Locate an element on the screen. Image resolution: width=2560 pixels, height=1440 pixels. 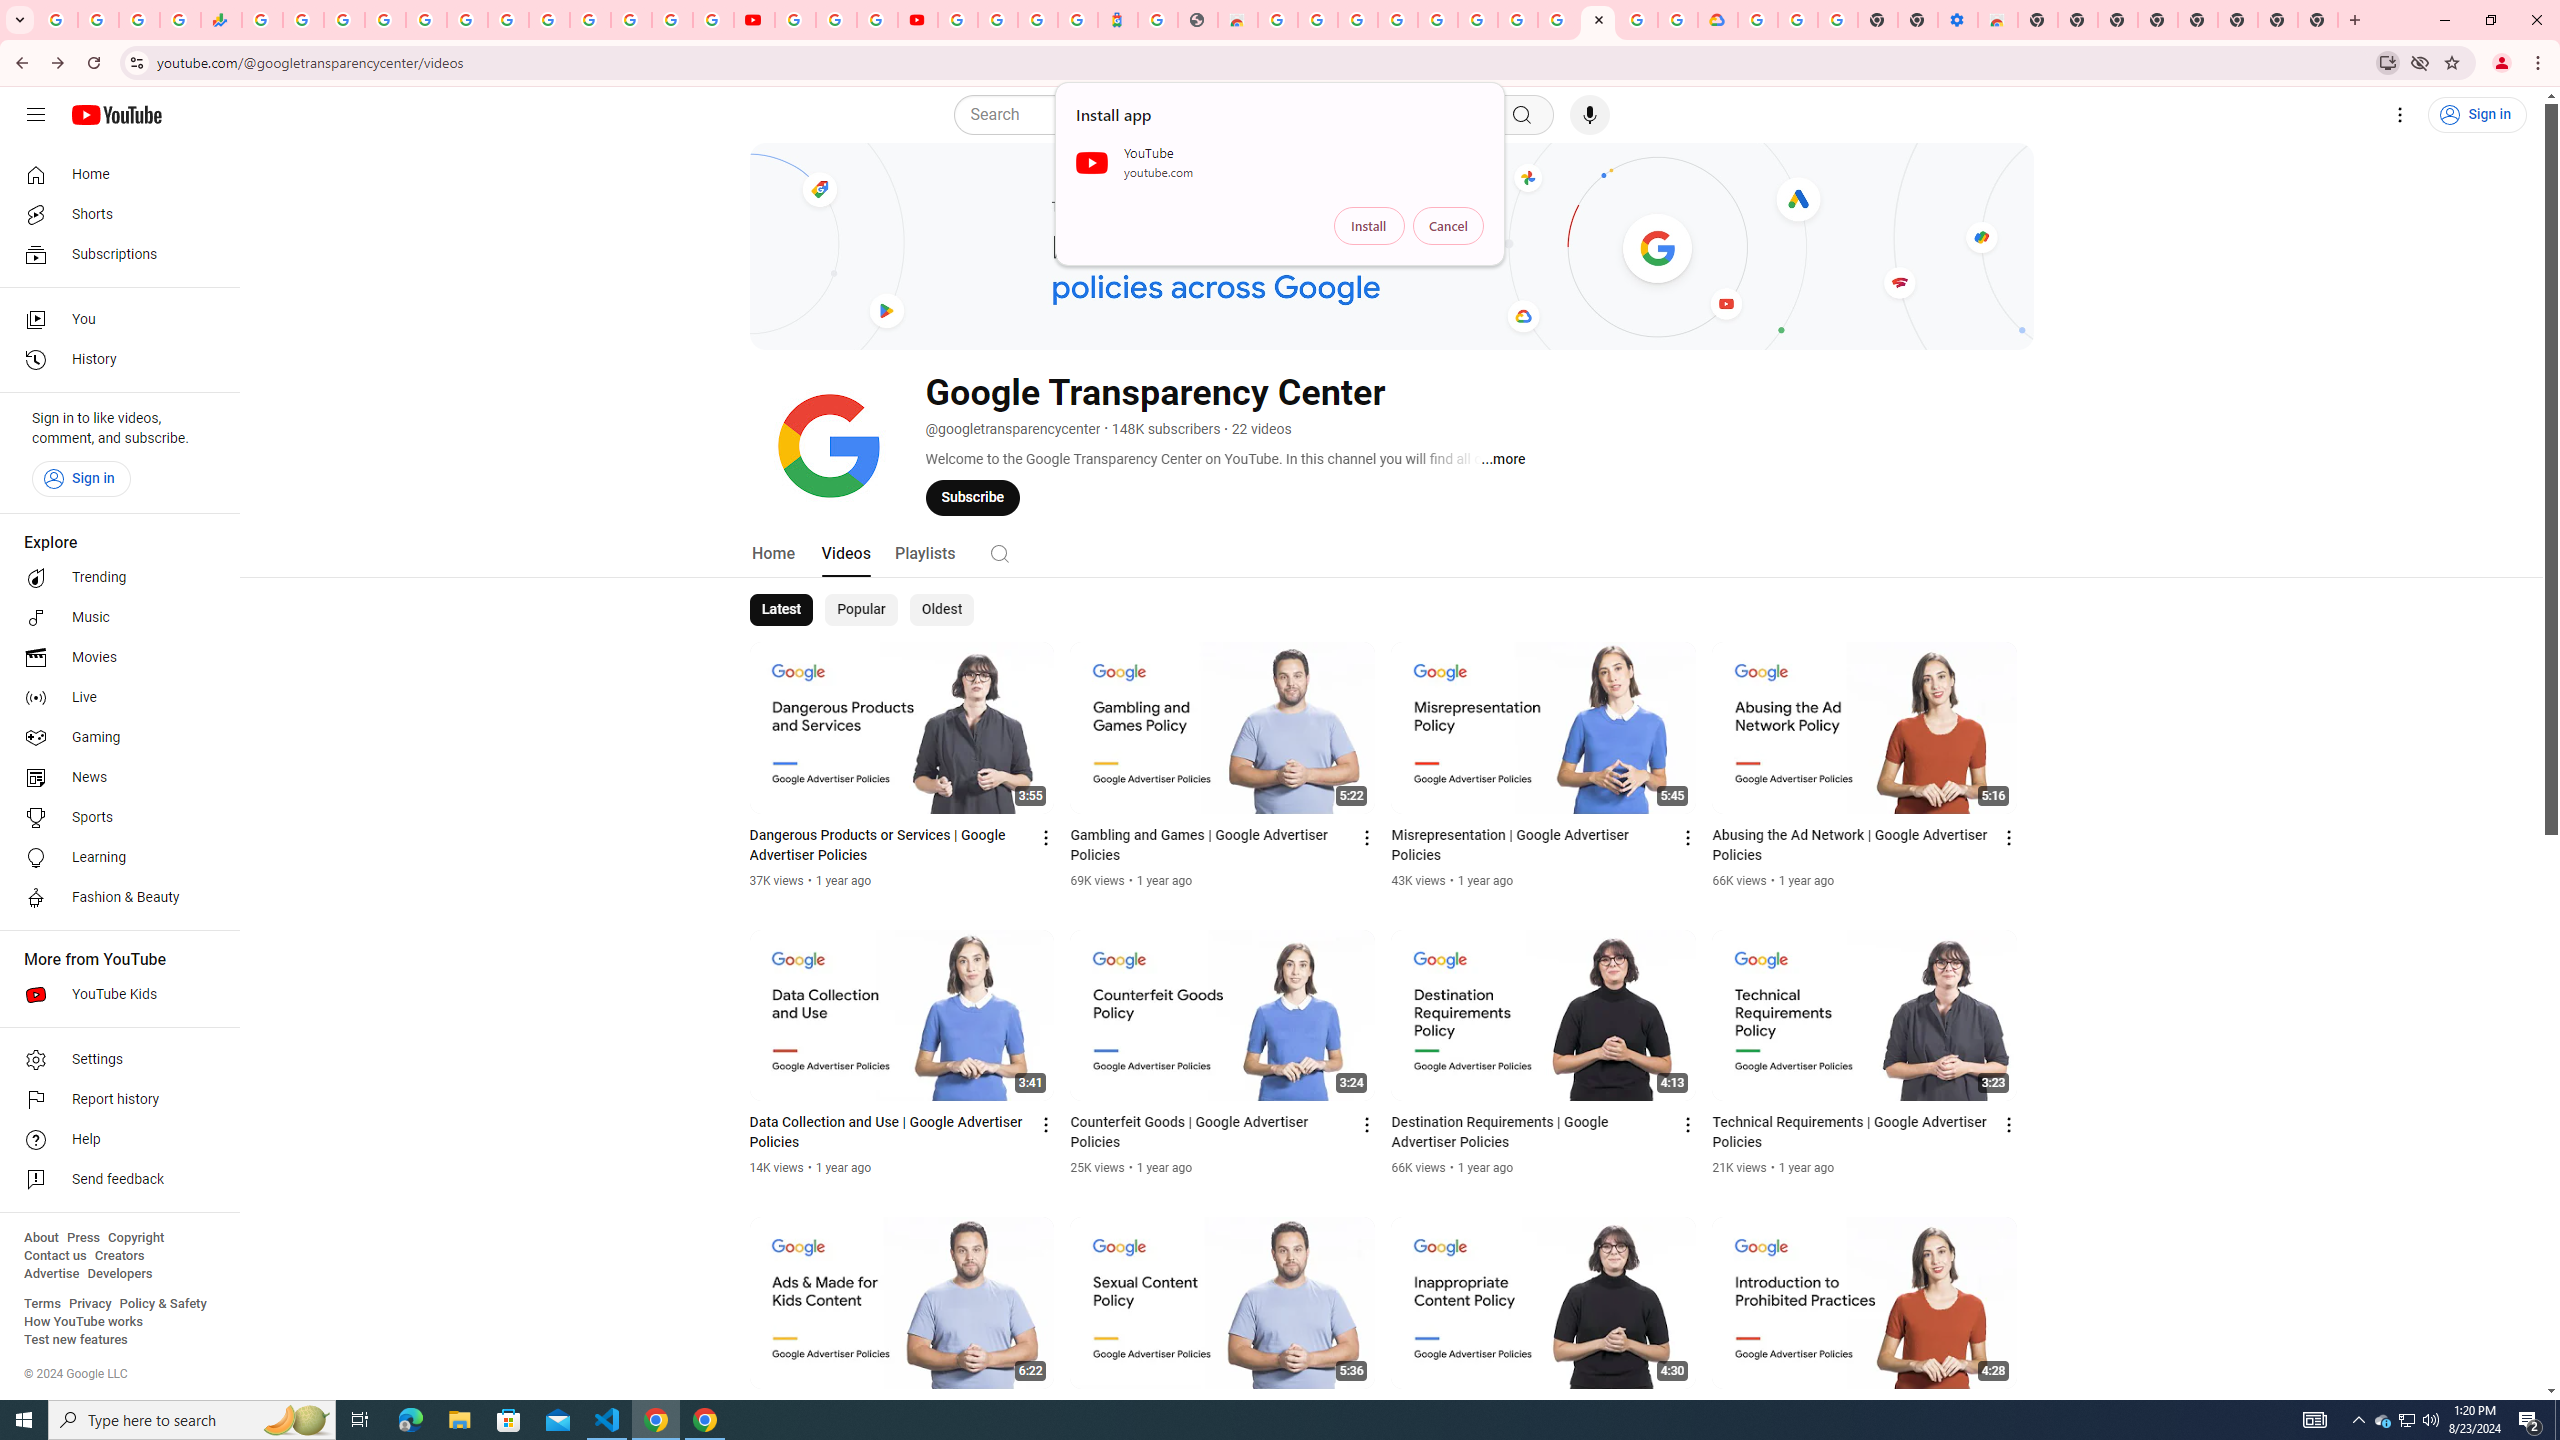
'Search with your voice' is located at coordinates (1589, 114).